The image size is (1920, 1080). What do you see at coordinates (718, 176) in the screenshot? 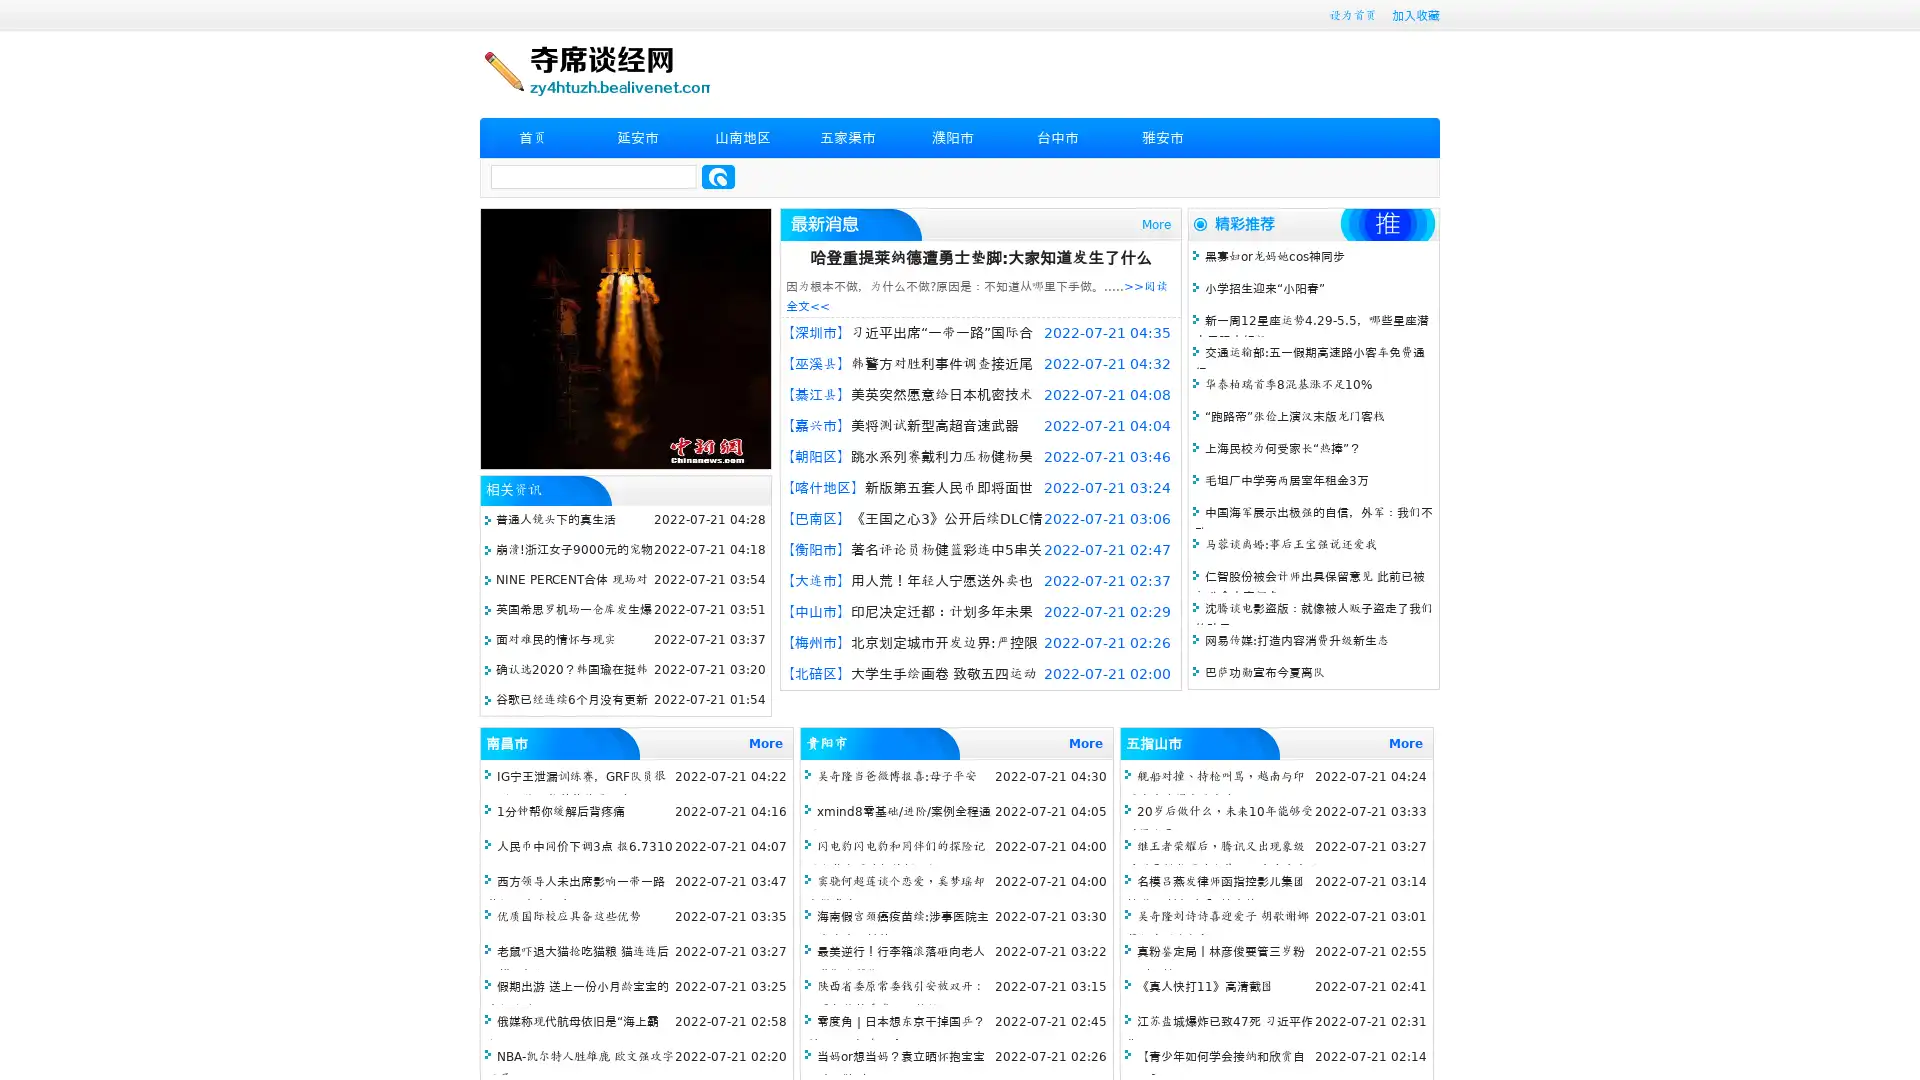
I see `Search` at bounding box center [718, 176].